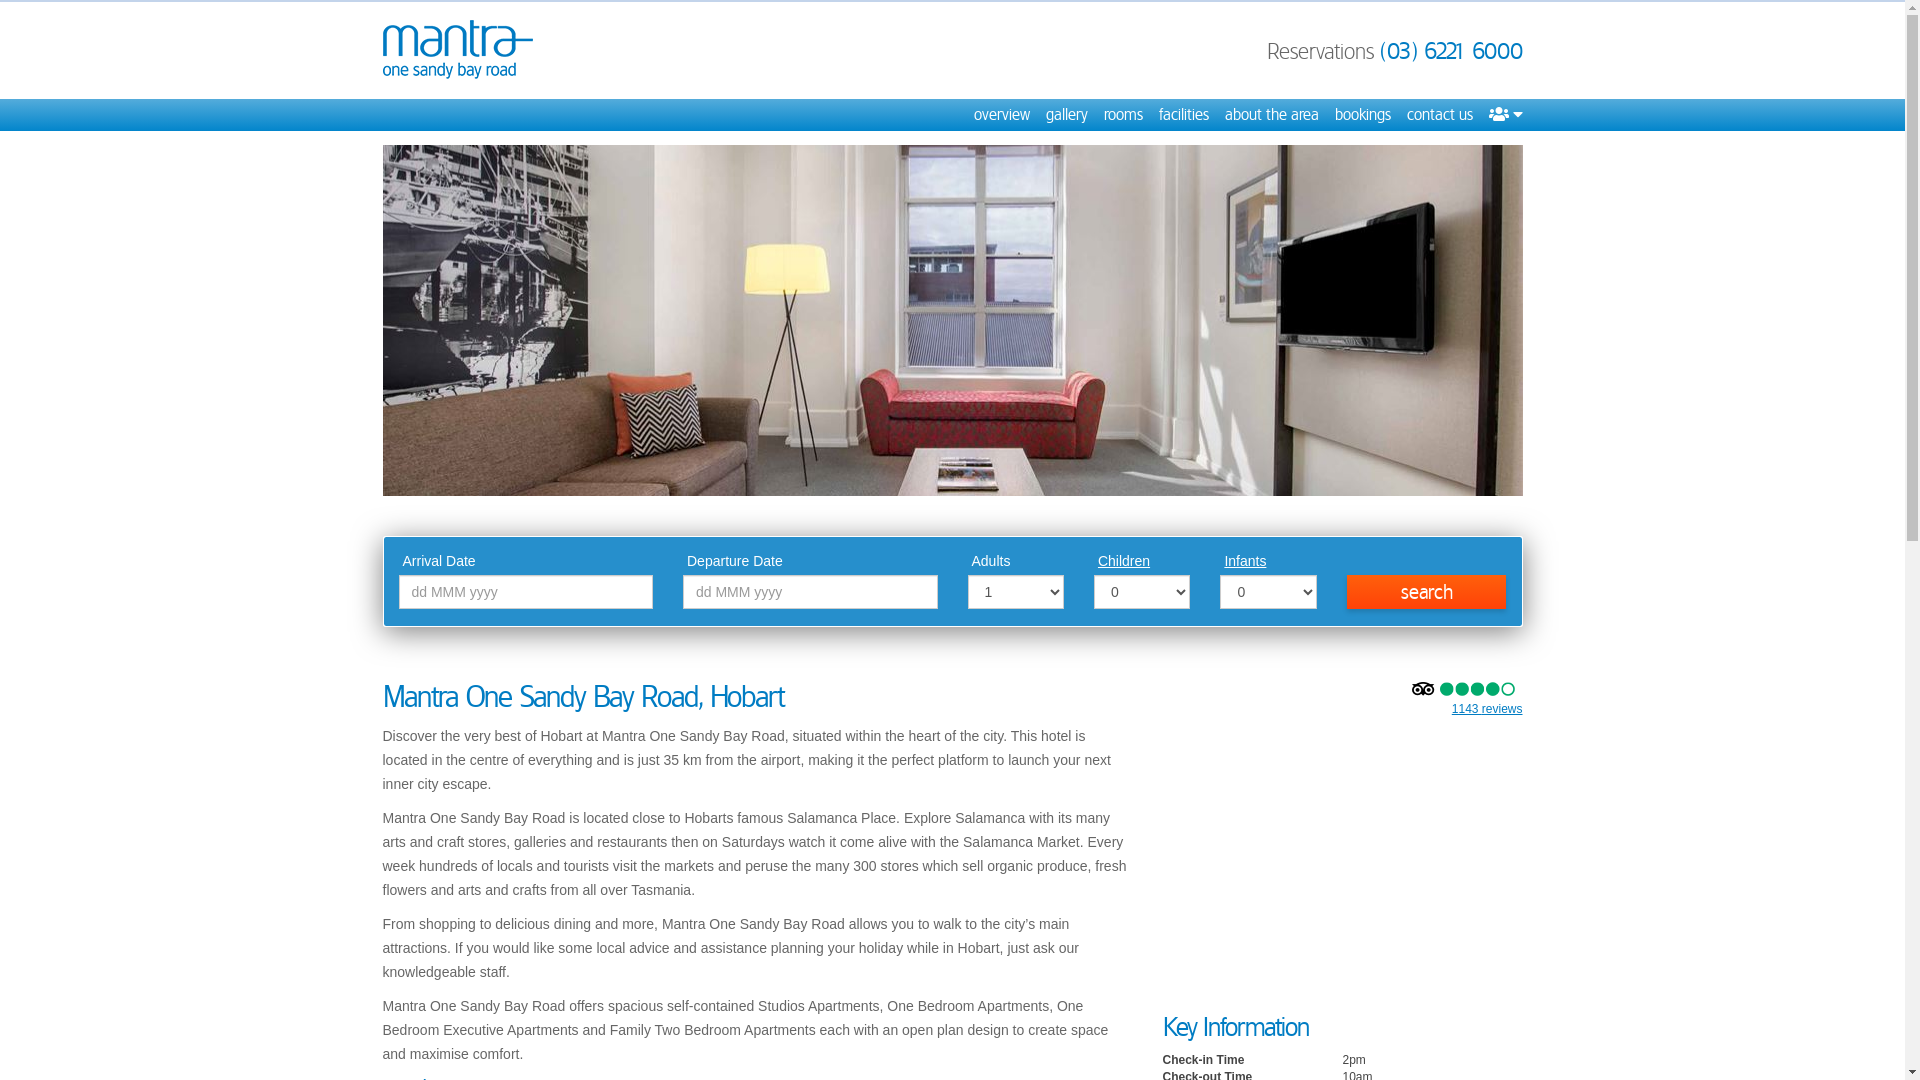 The height and width of the screenshot is (1080, 1920). I want to click on 'Mantra One Sandy Bay Road', so click(455, 48).